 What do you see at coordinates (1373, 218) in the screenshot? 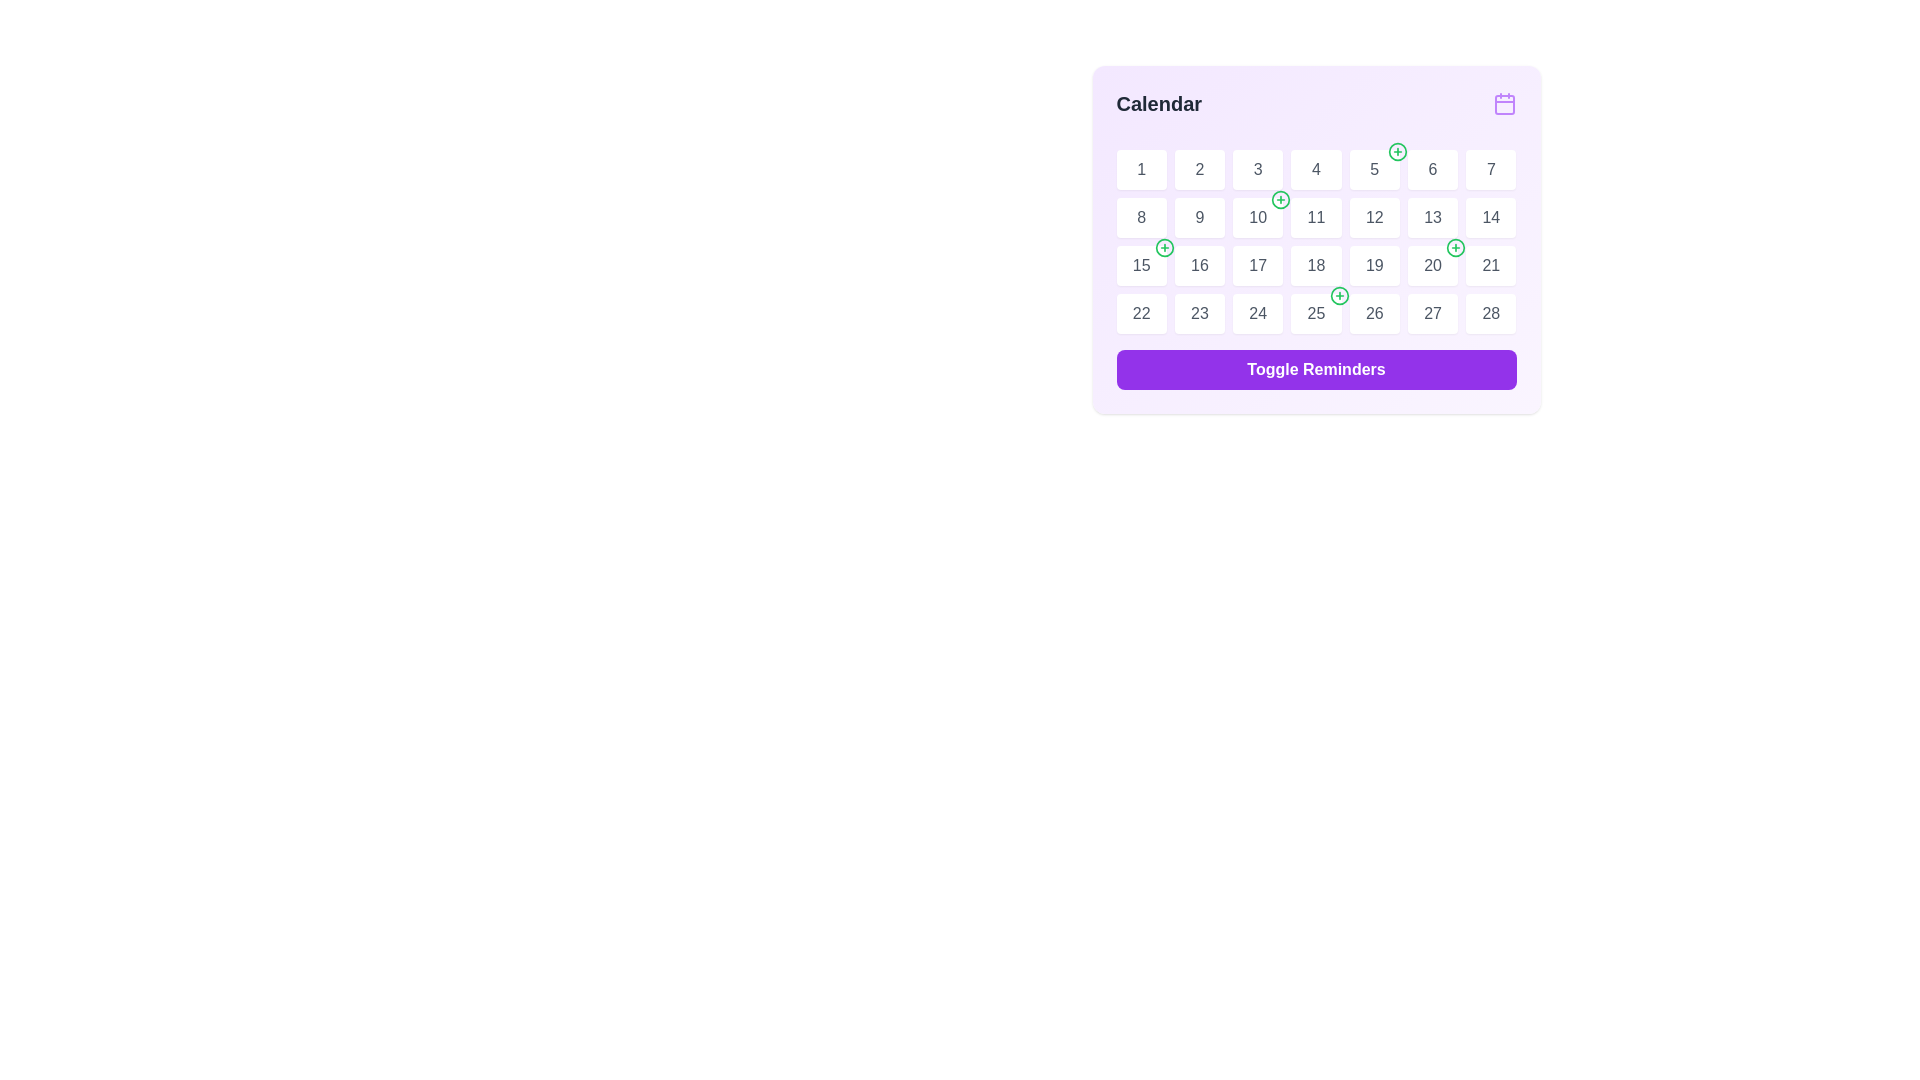
I see `the calendar button representing the 12th day of the month` at bounding box center [1373, 218].